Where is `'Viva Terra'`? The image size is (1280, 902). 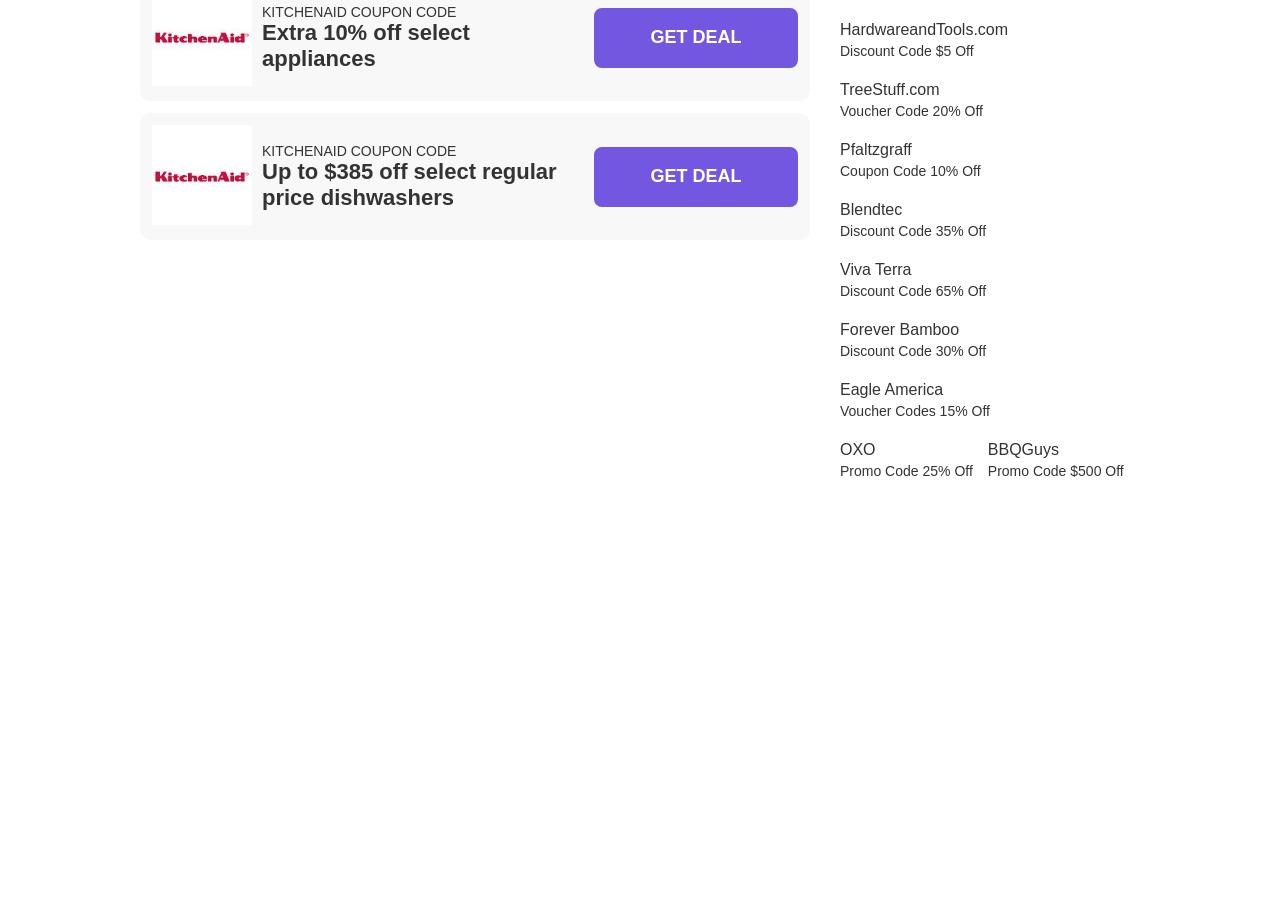 'Viva Terra' is located at coordinates (875, 268).